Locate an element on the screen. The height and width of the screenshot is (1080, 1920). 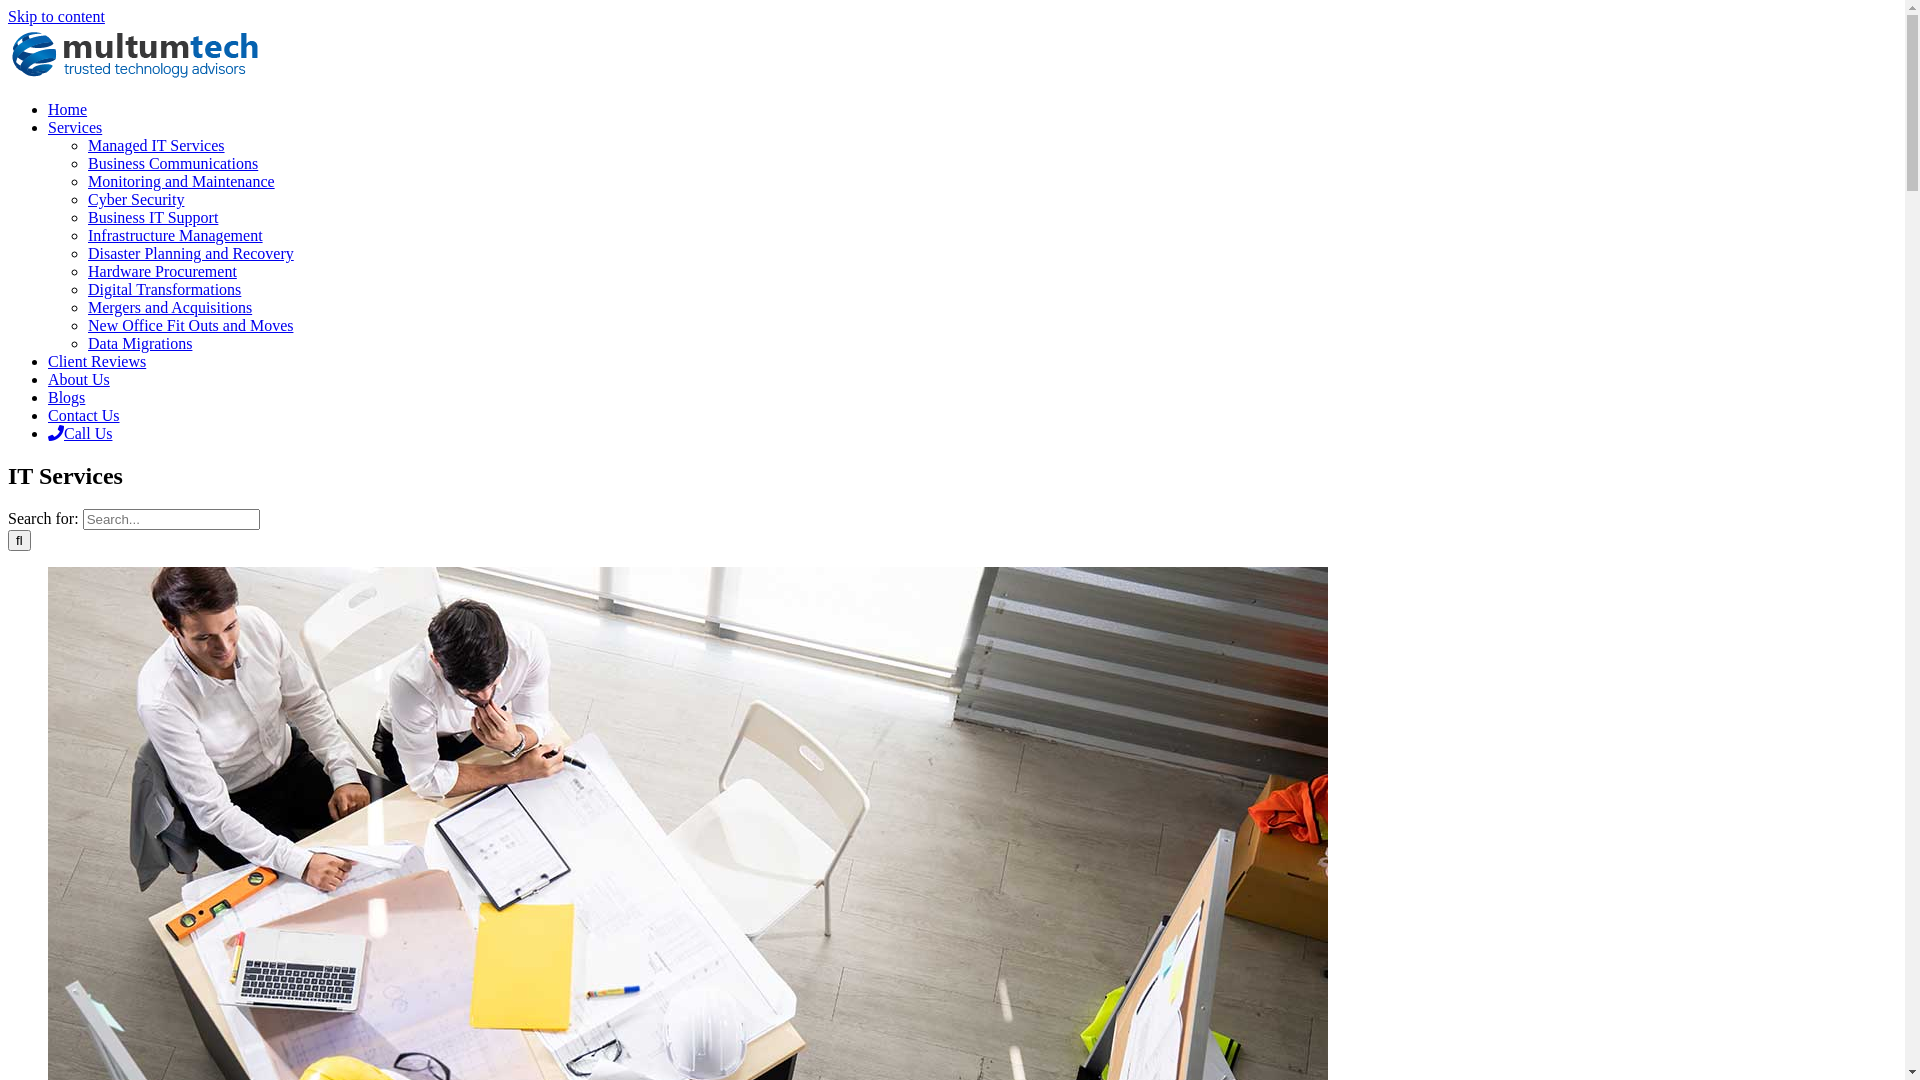
'Digital Transformations' is located at coordinates (164, 289).